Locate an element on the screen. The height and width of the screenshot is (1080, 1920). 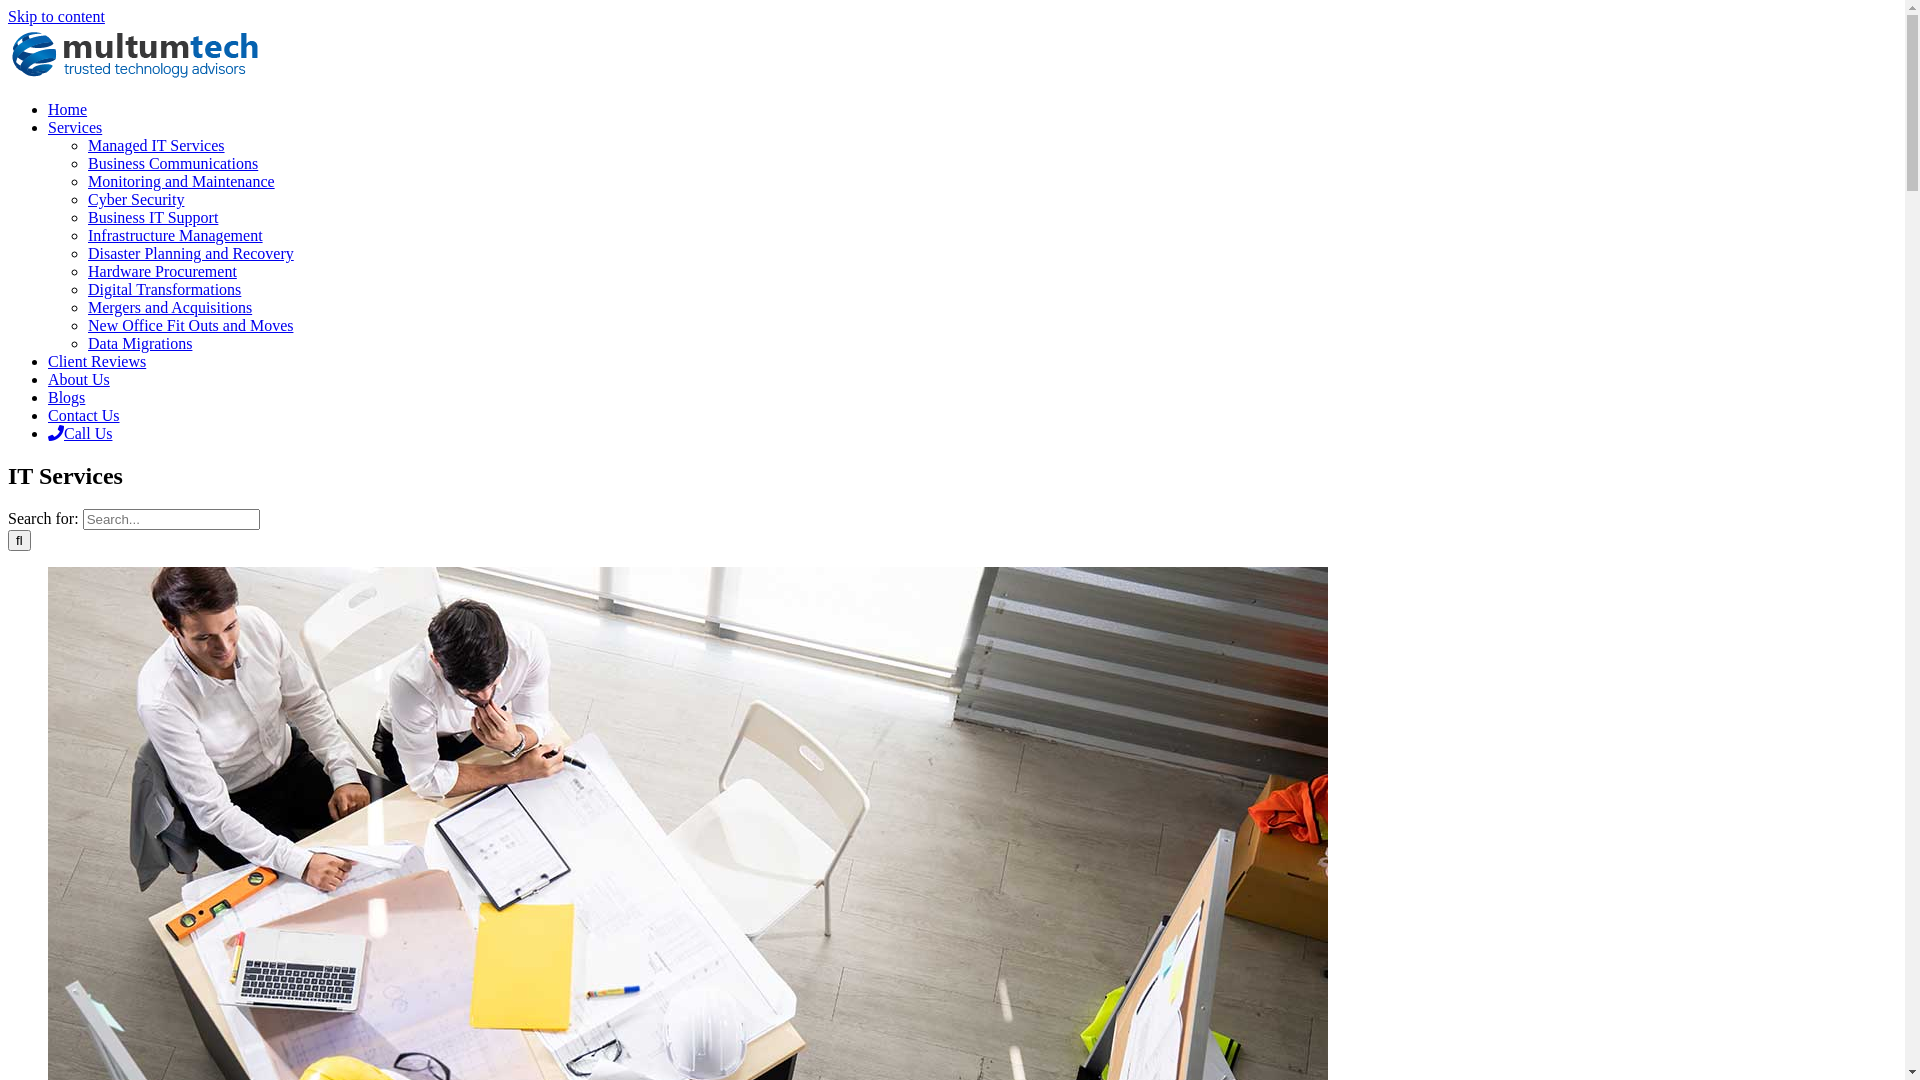
'Digital Transformations' is located at coordinates (164, 289).